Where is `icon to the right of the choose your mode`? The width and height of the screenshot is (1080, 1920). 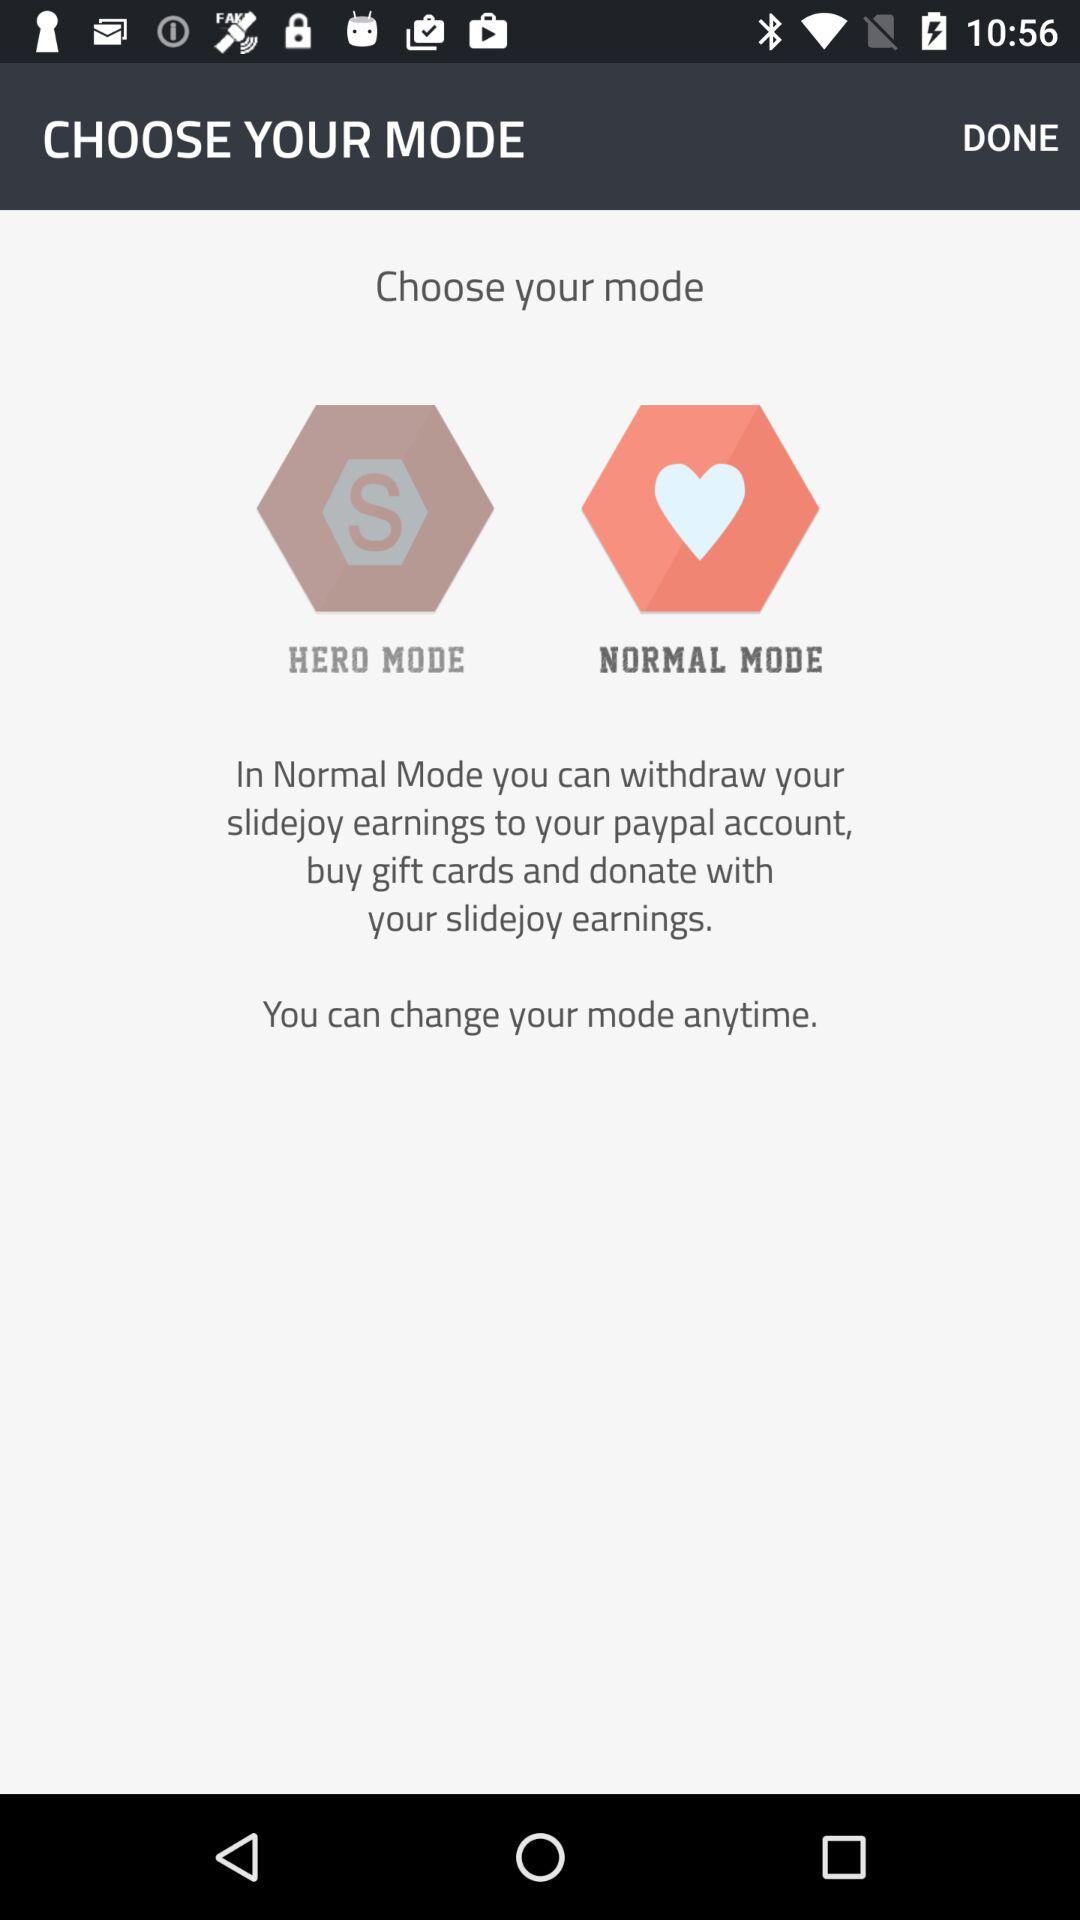 icon to the right of the choose your mode is located at coordinates (1010, 135).